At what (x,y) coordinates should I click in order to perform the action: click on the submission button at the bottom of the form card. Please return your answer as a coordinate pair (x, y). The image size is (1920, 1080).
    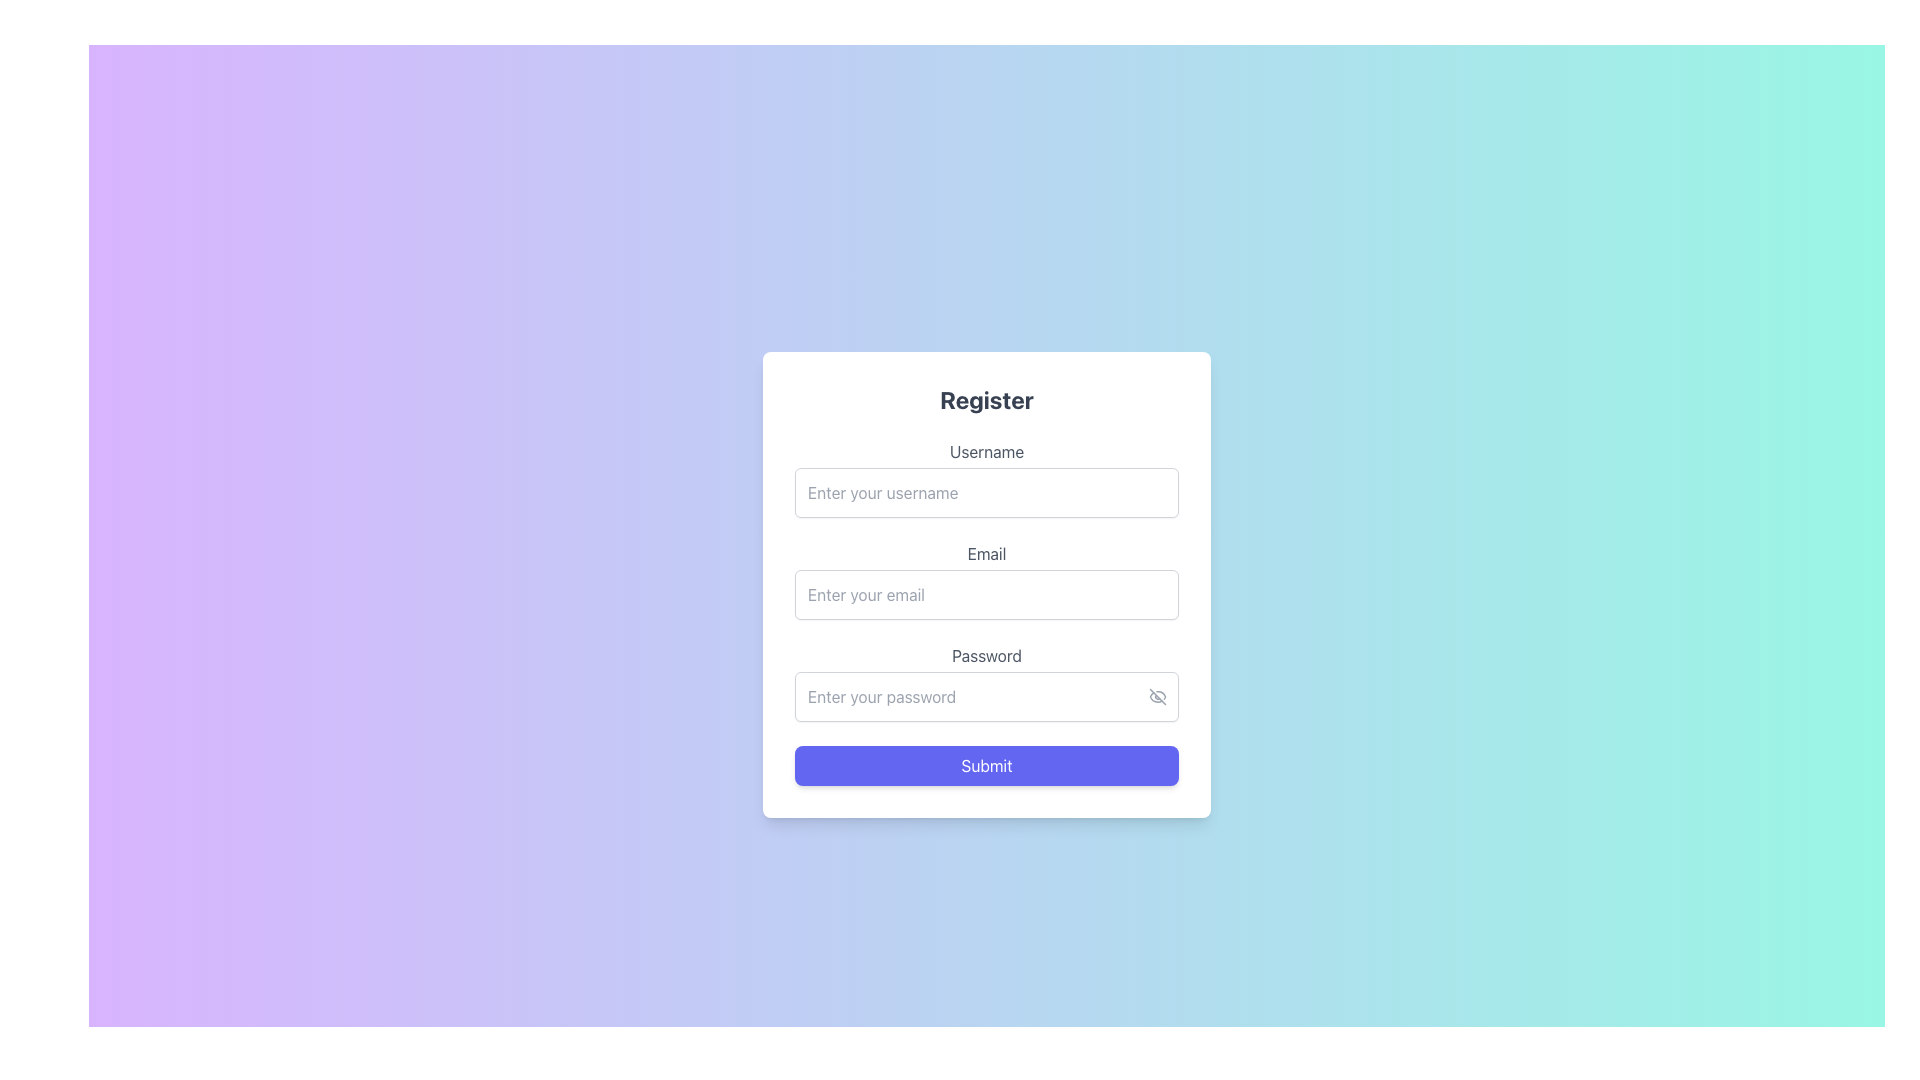
    Looking at the image, I should click on (987, 765).